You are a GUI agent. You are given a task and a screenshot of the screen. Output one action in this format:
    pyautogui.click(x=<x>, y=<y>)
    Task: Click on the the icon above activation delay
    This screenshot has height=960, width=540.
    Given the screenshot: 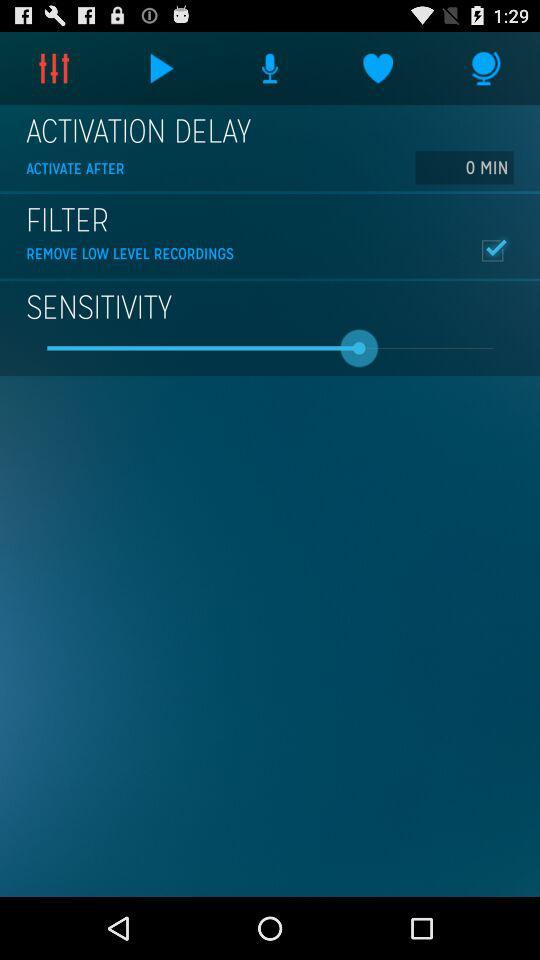 What is the action you would take?
    pyautogui.click(x=485, y=68)
    